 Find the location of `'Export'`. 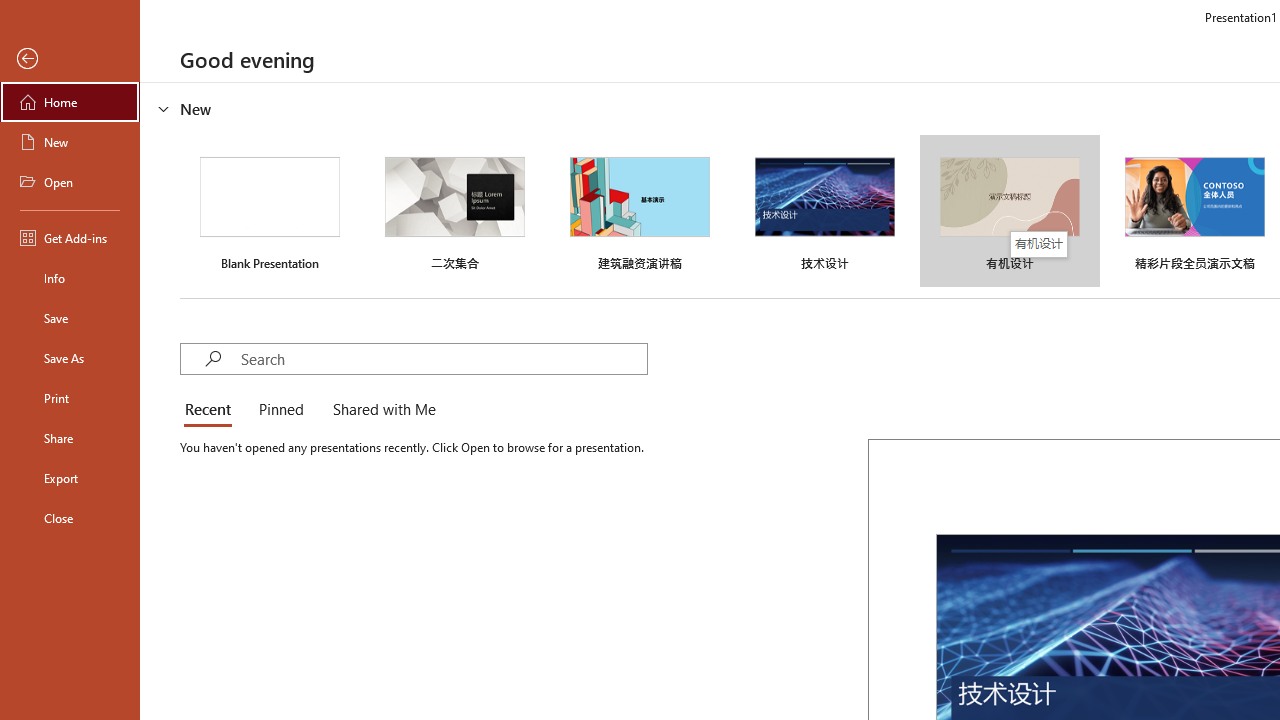

'Export' is located at coordinates (69, 478).